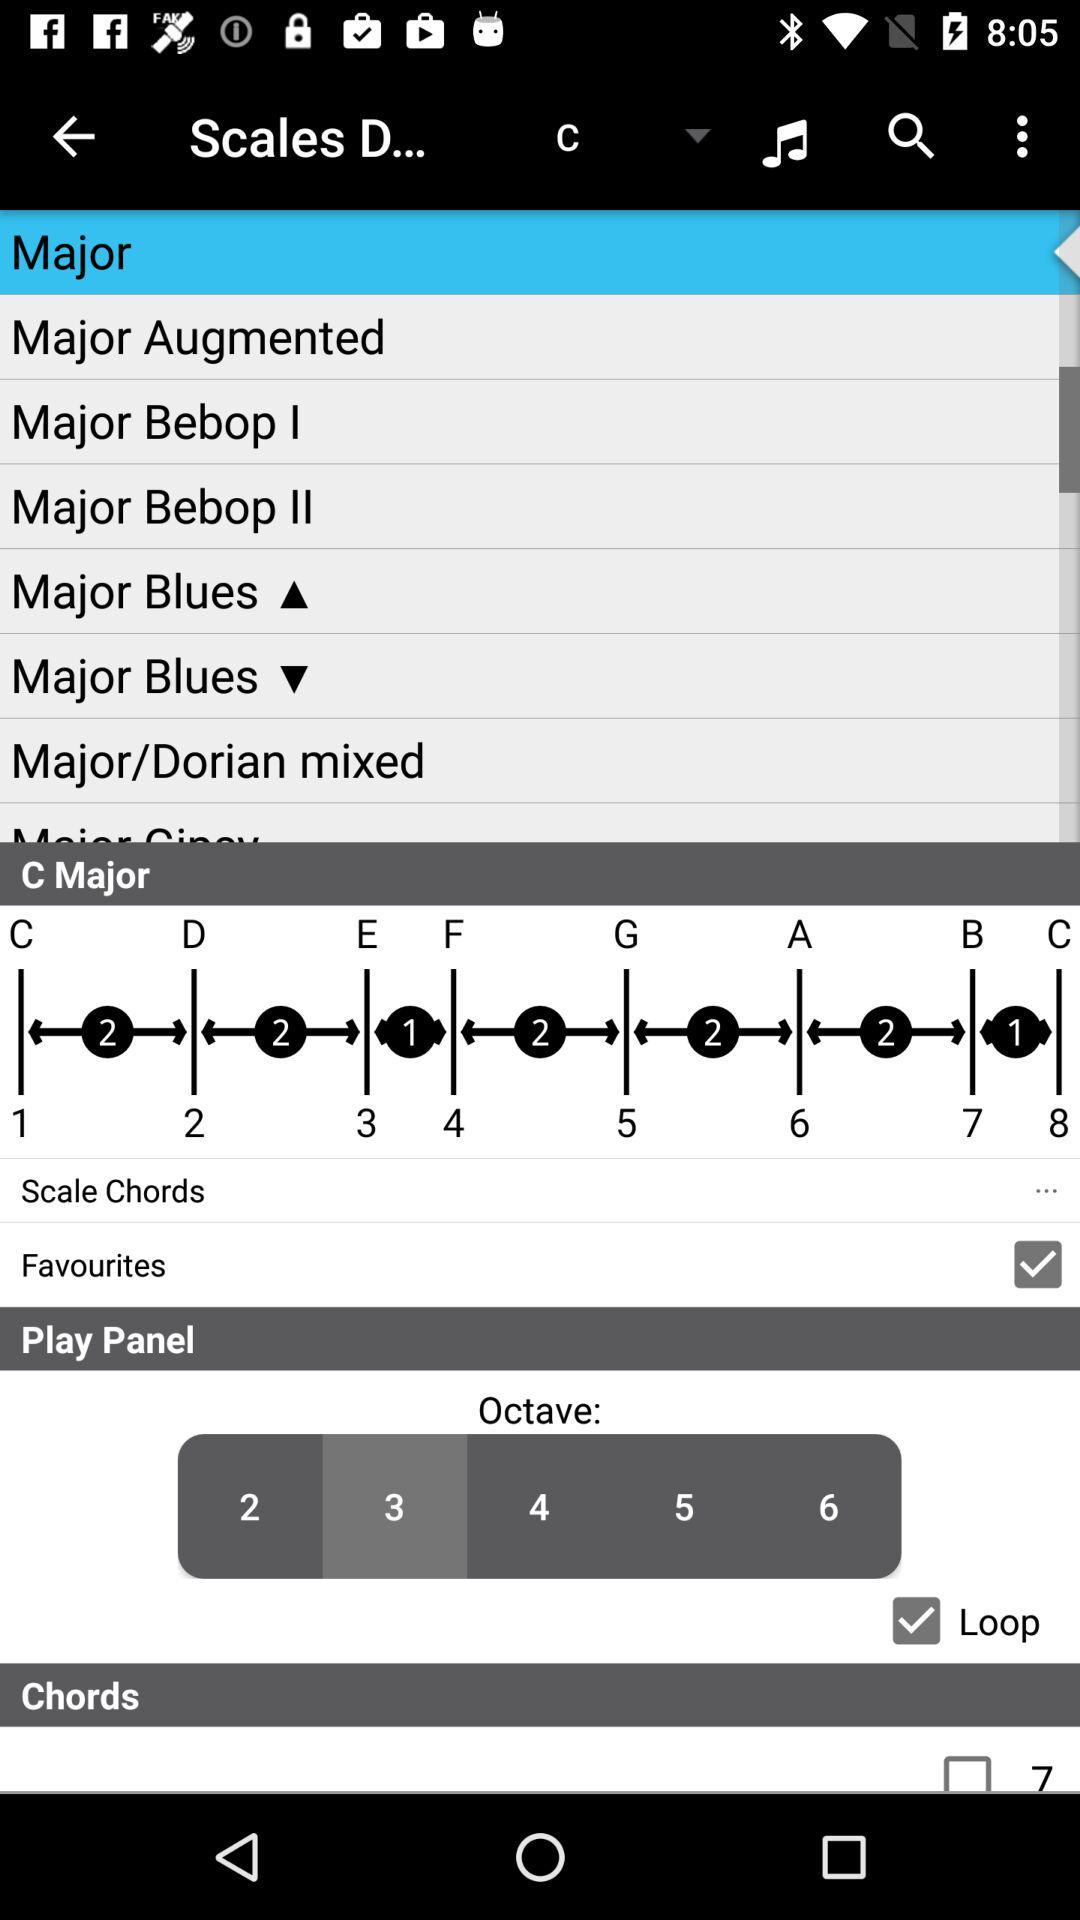 The width and height of the screenshot is (1080, 1920). Describe the element at coordinates (977, 1757) in the screenshot. I see `the check box which is immediately below chords` at that location.